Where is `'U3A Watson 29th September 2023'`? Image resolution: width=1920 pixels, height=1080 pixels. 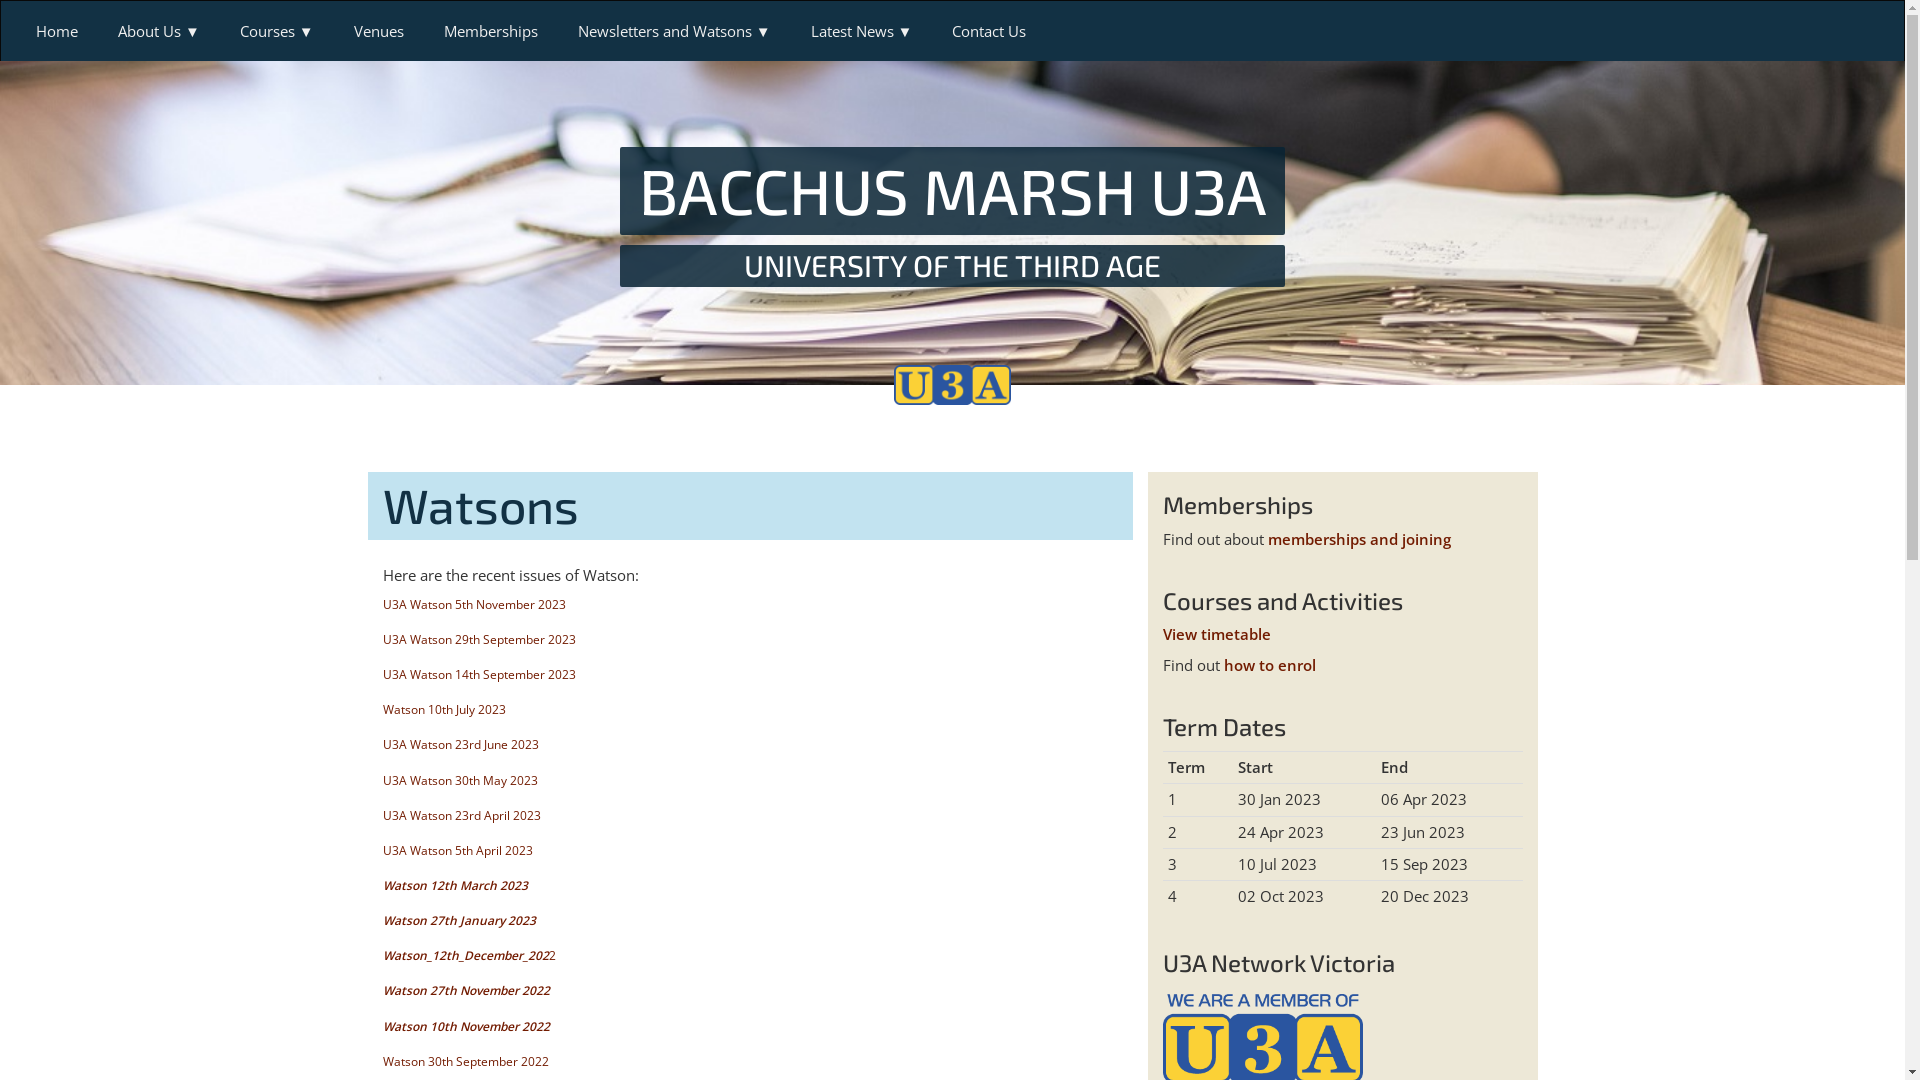 'U3A Watson 29th September 2023' is located at coordinates (477, 639).